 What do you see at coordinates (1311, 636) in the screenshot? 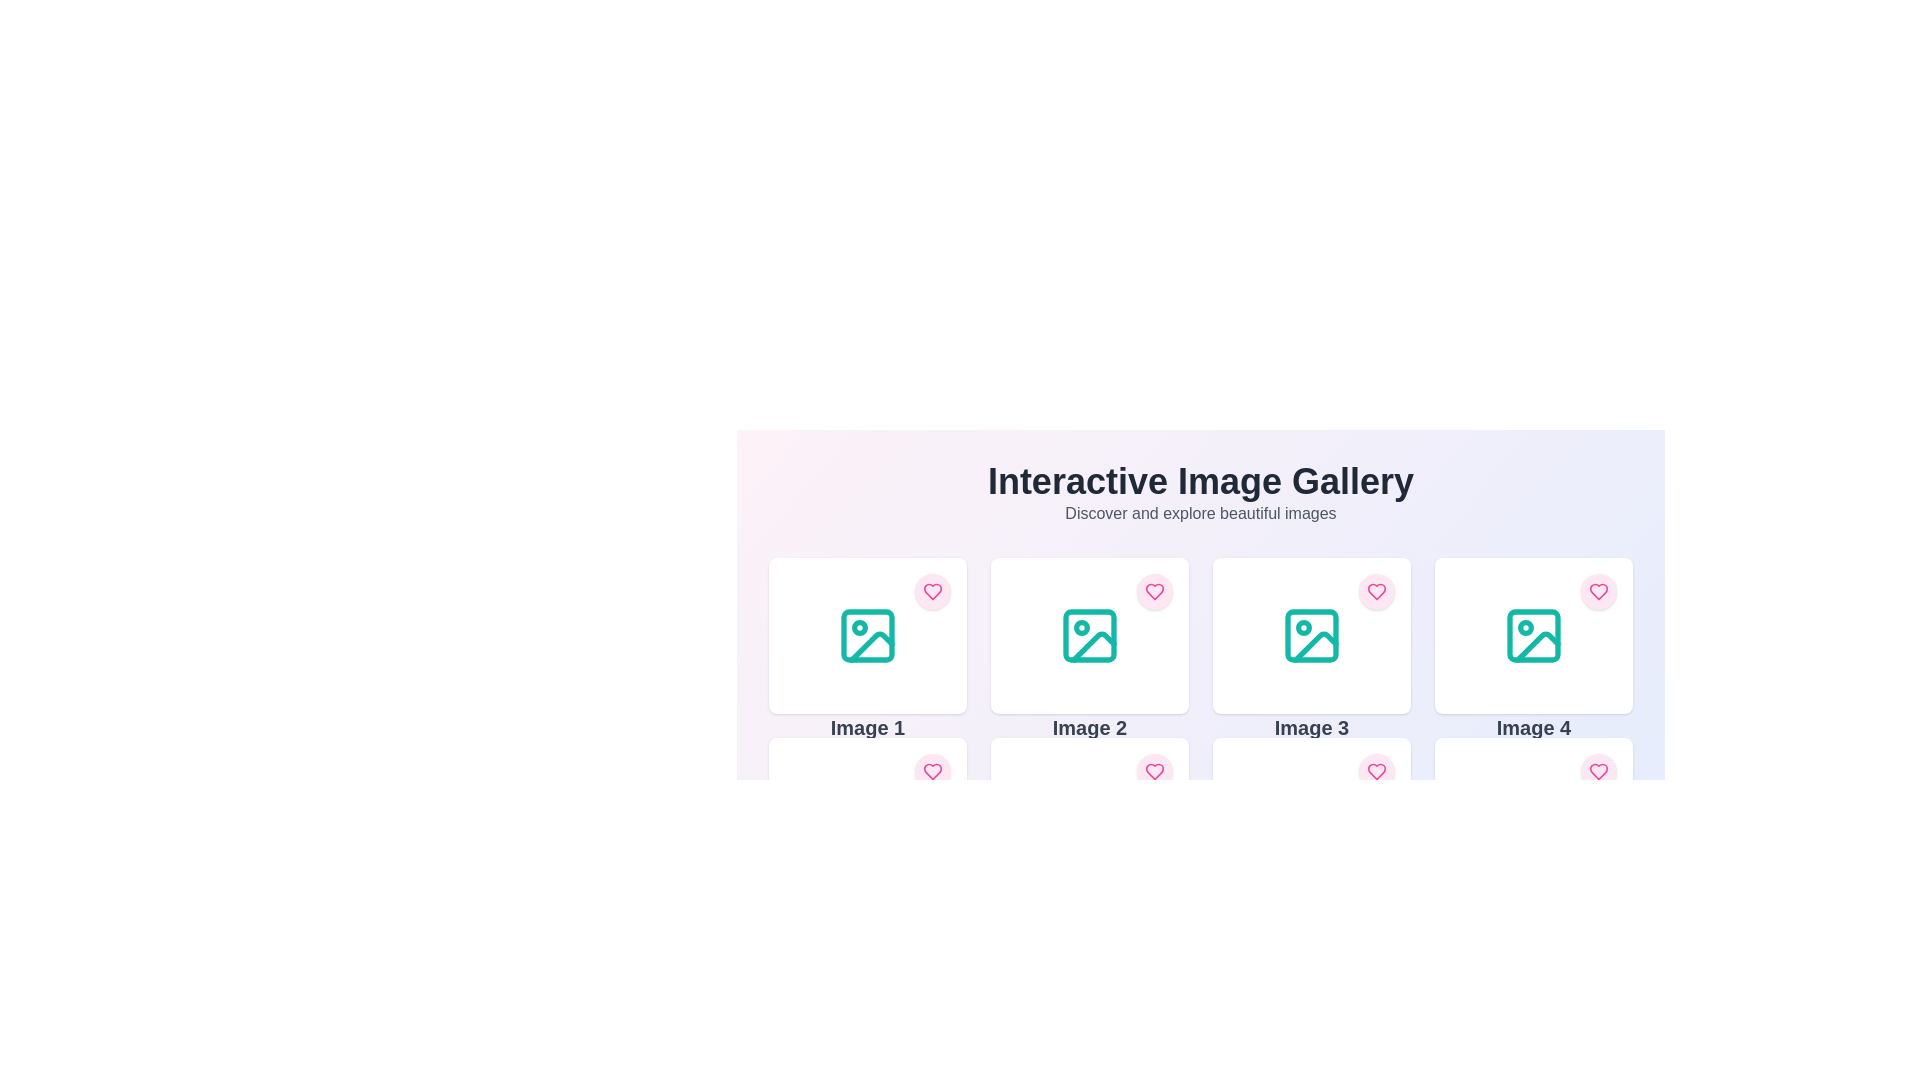
I see `the teal icon shaped like a picture frame with a circular dot in the top-left corner located under the text 'Image 3' in the third column of the grid` at bounding box center [1311, 636].